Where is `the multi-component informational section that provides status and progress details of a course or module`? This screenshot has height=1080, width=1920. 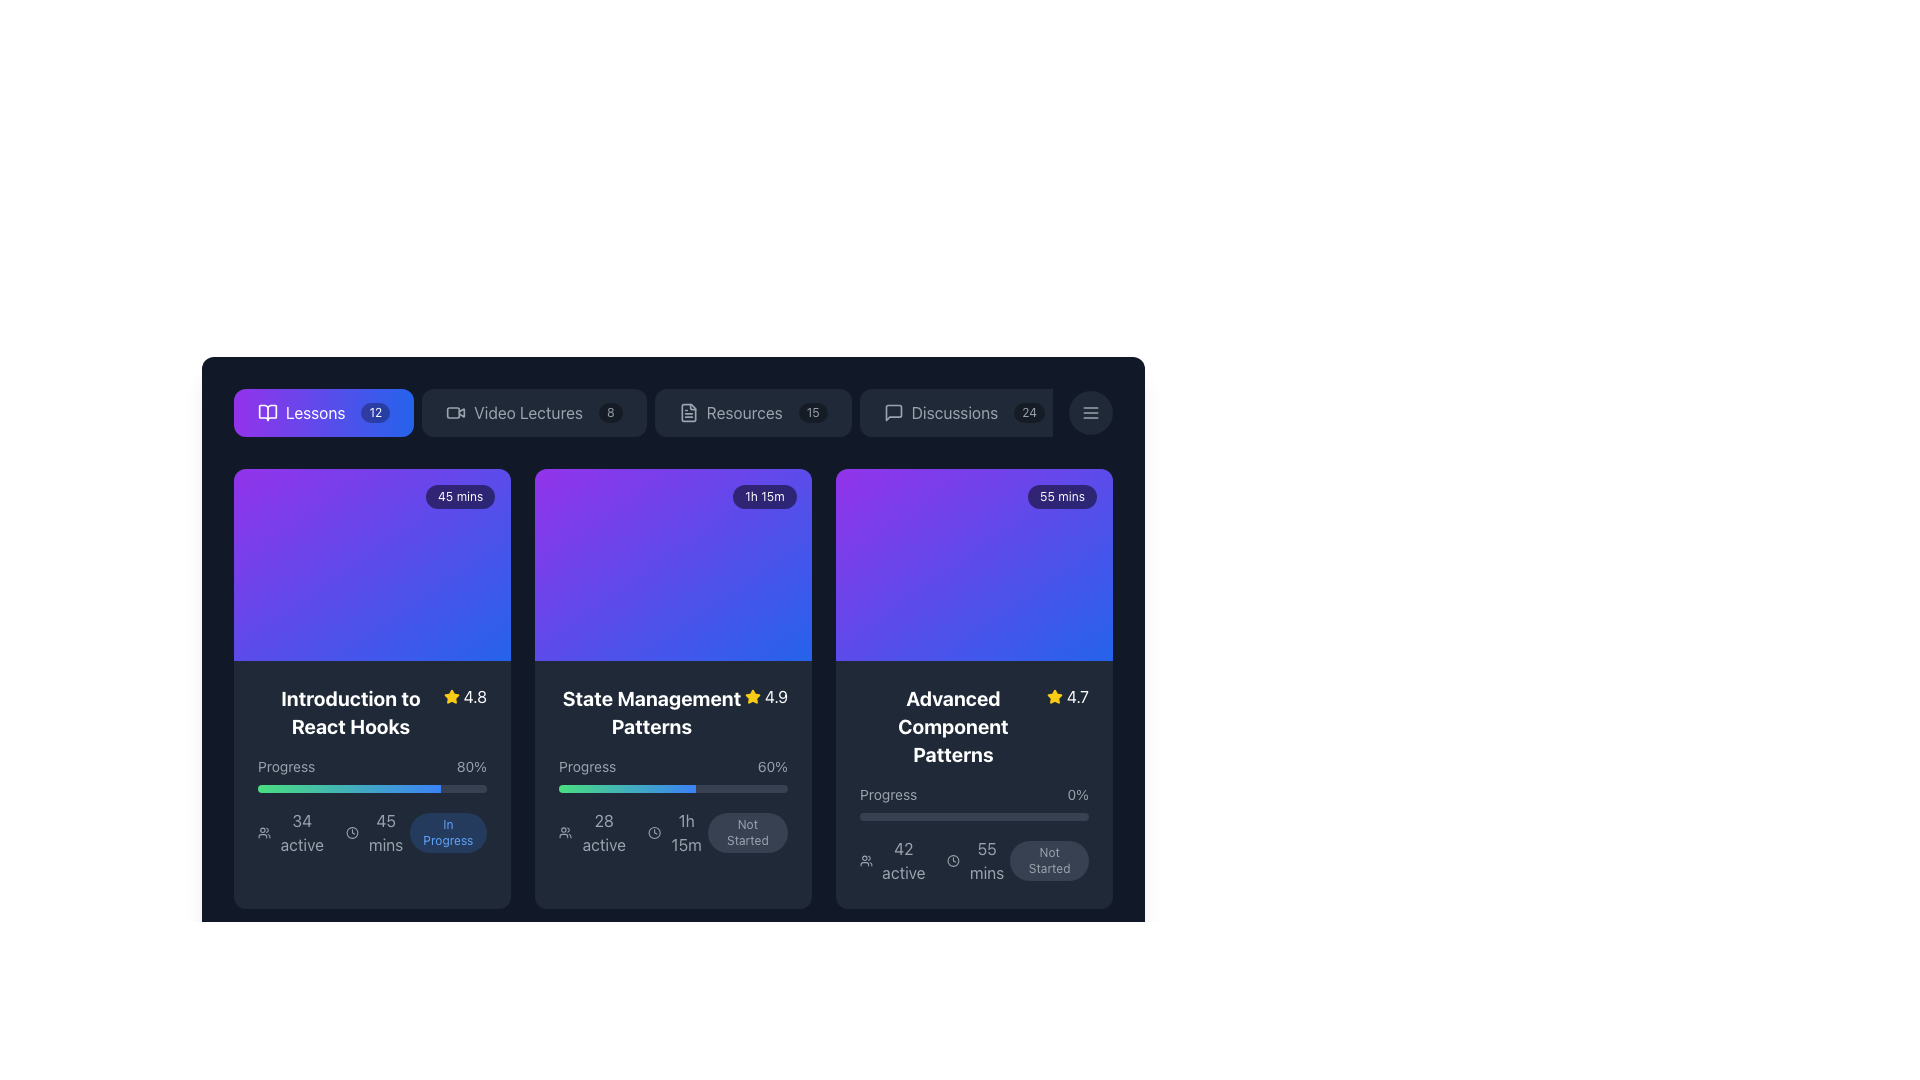
the multi-component informational section that provides status and progress details of a course or module is located at coordinates (372, 833).